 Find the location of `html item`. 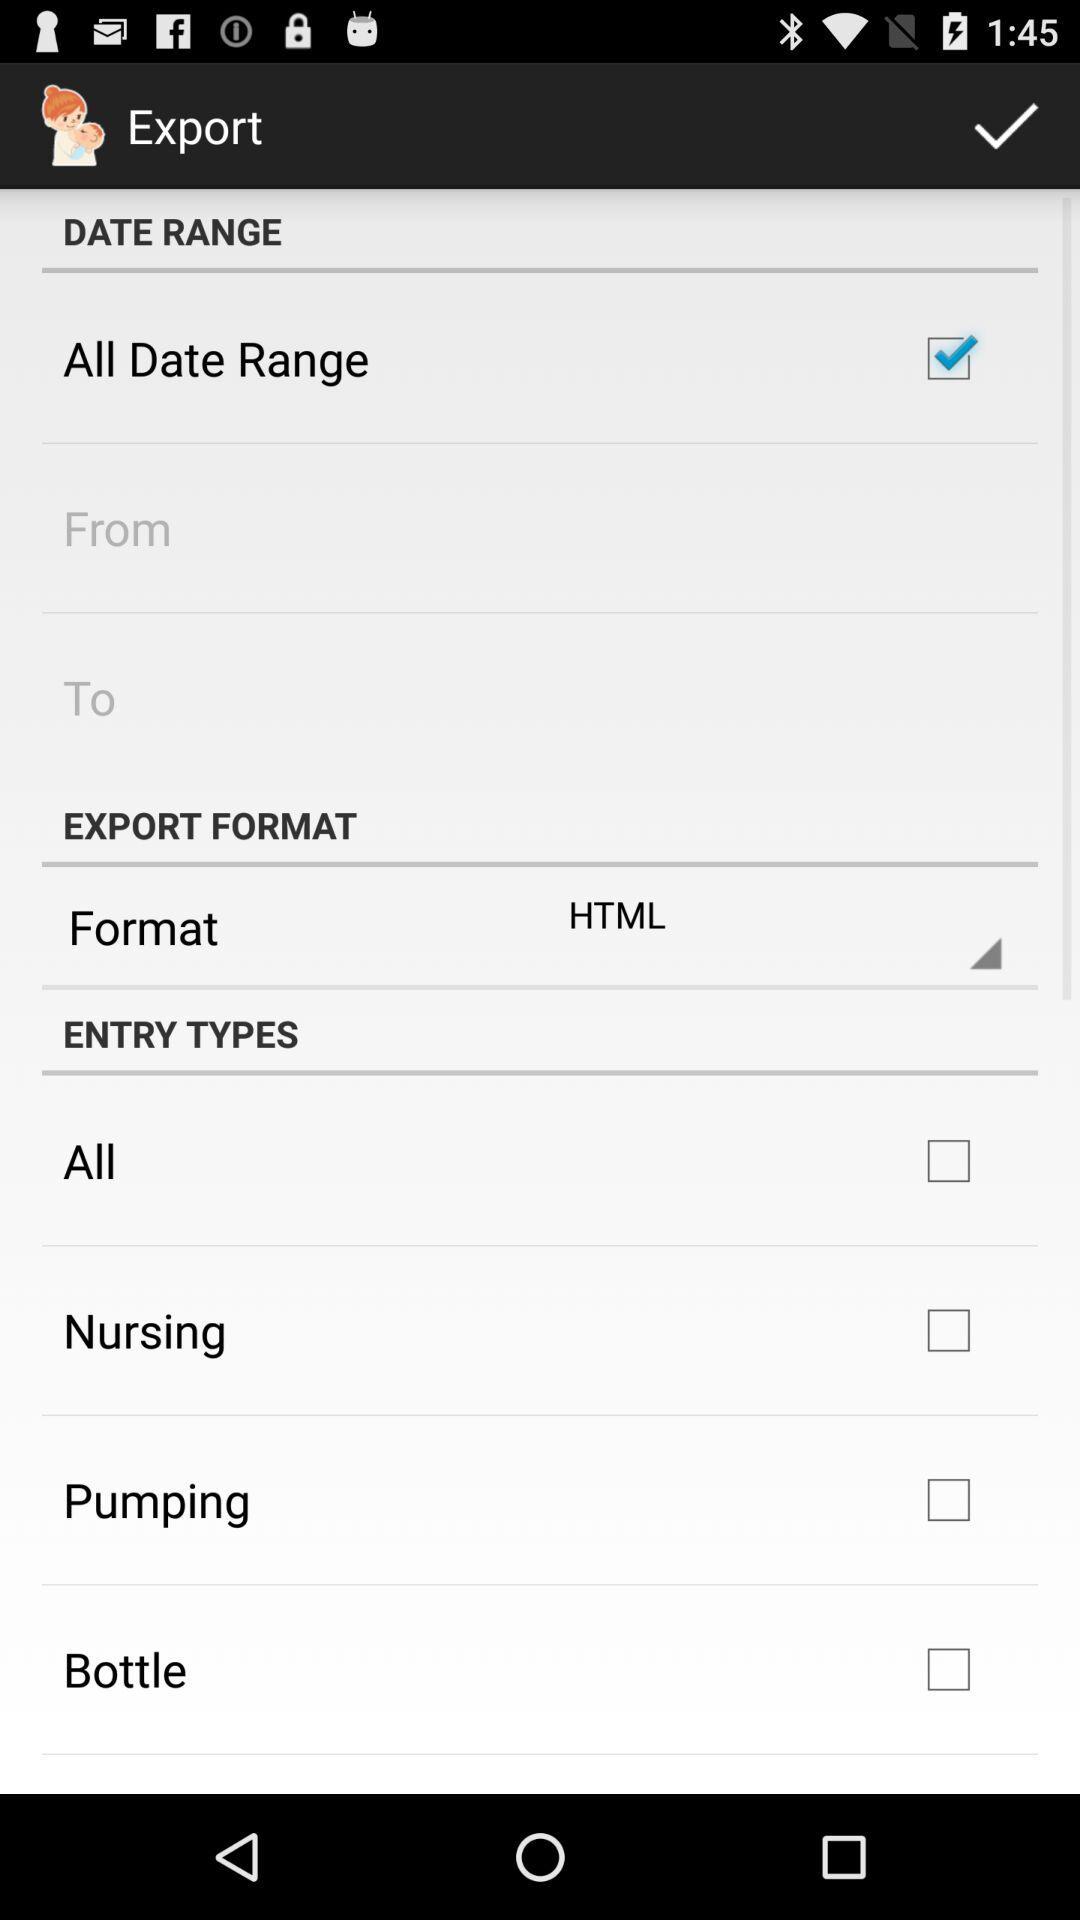

html item is located at coordinates (768, 925).